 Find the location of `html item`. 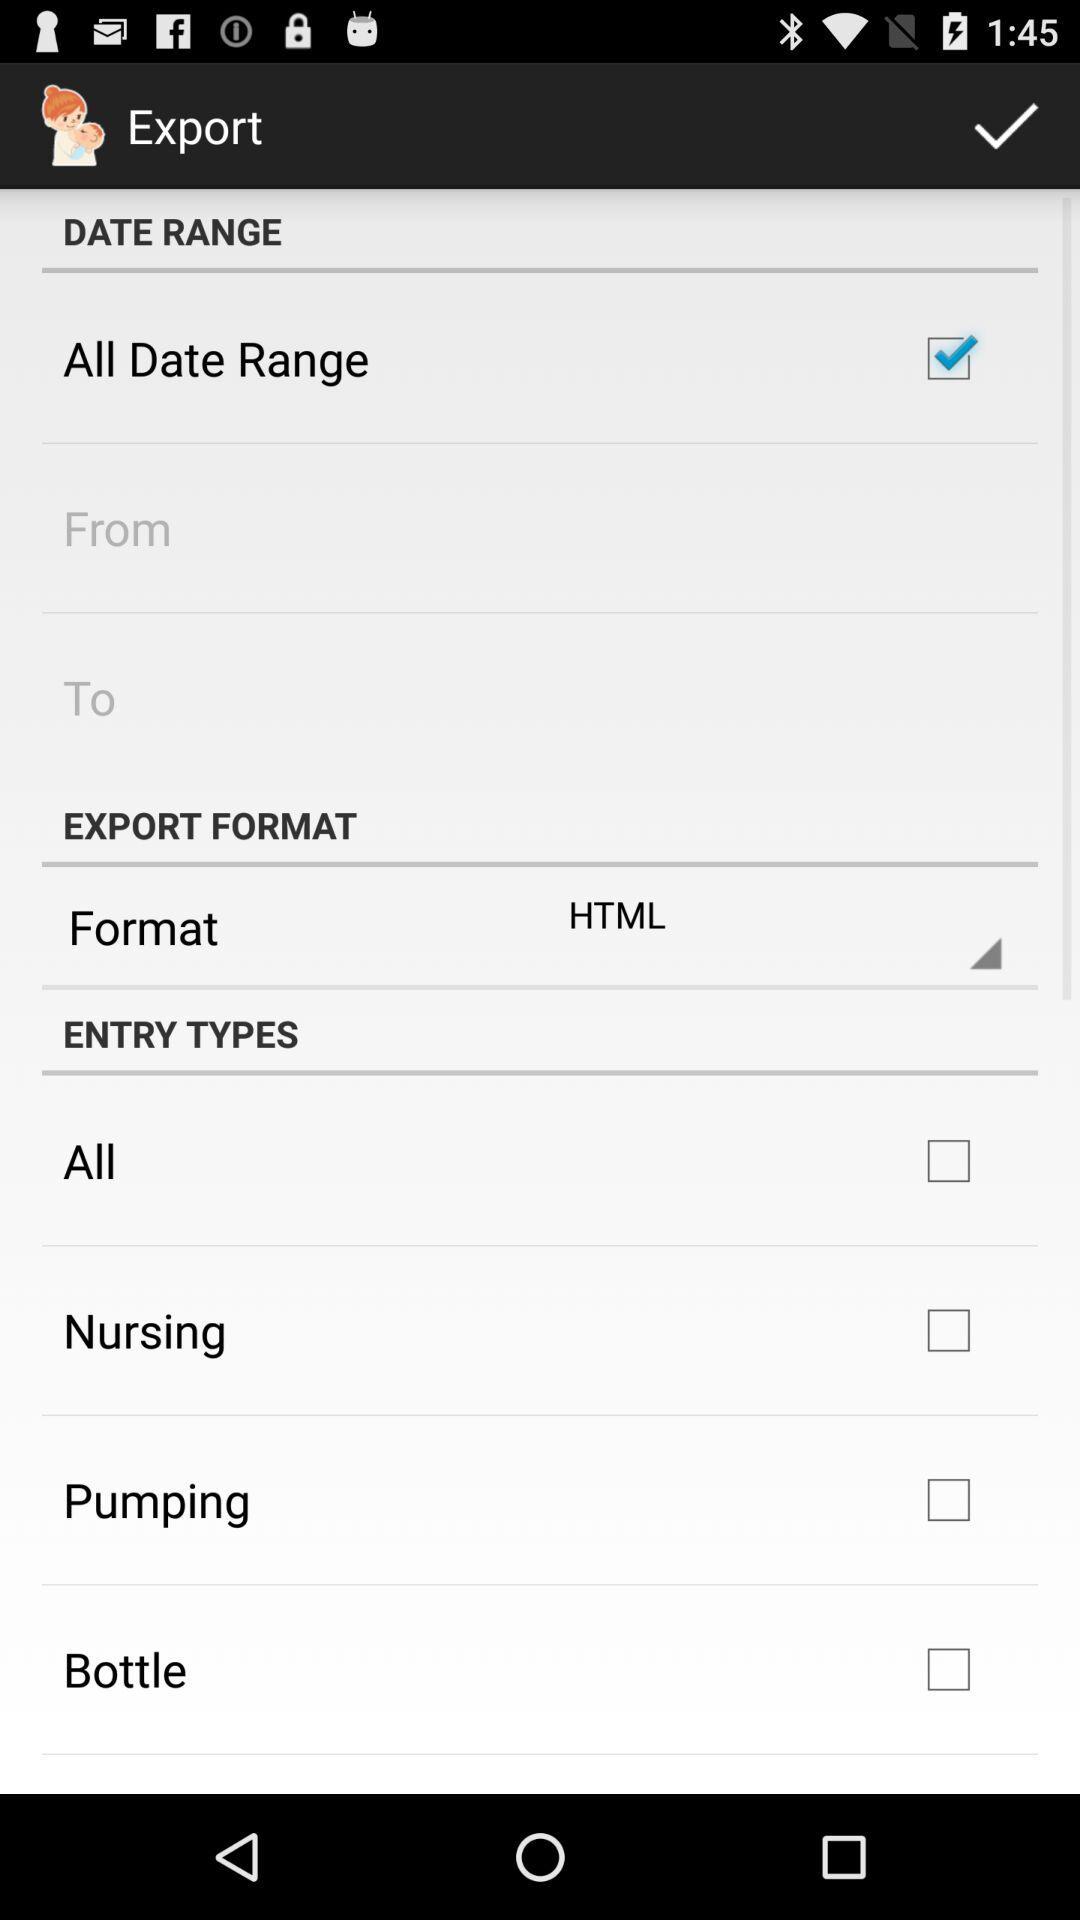

html item is located at coordinates (768, 925).